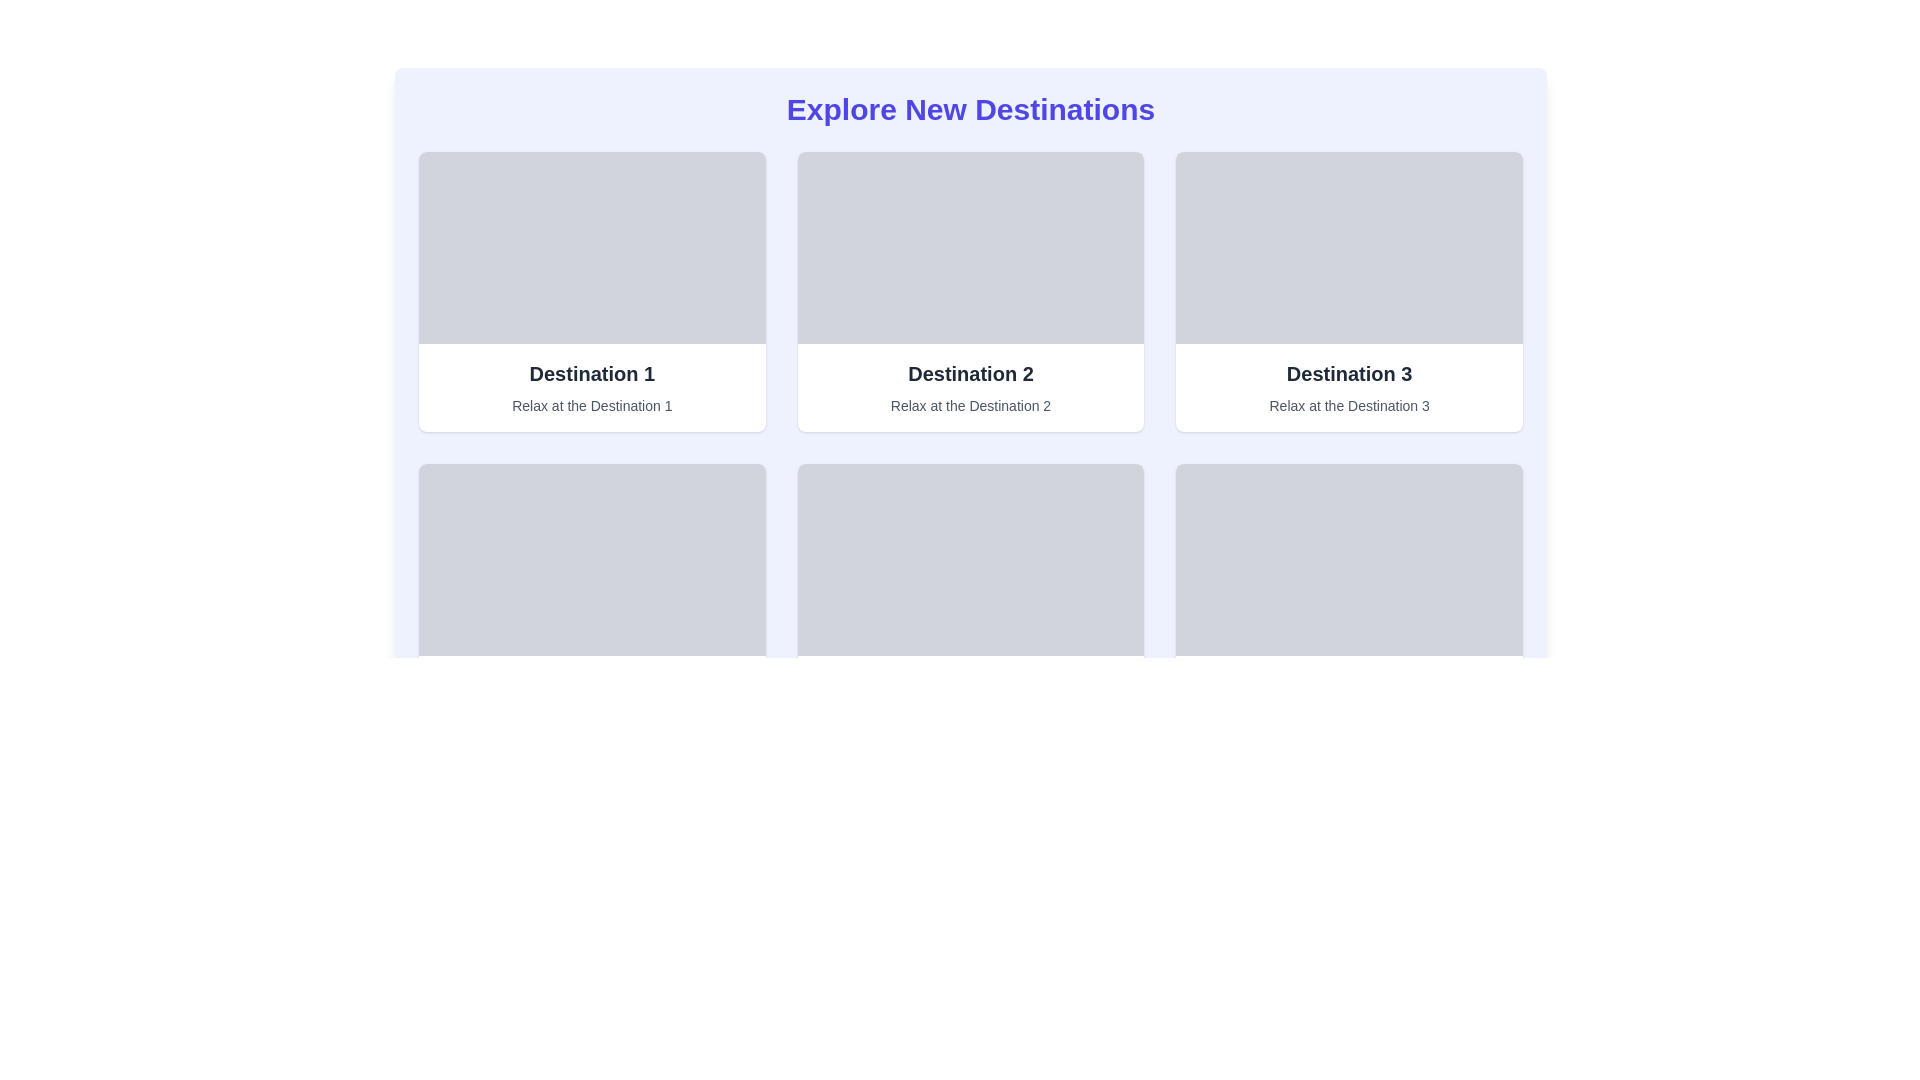 The height and width of the screenshot is (1080, 1920). Describe the element at coordinates (591, 388) in the screenshot. I see `text content of the informational card representing Destination 1, located in the top-left slot of the grid layout` at that location.